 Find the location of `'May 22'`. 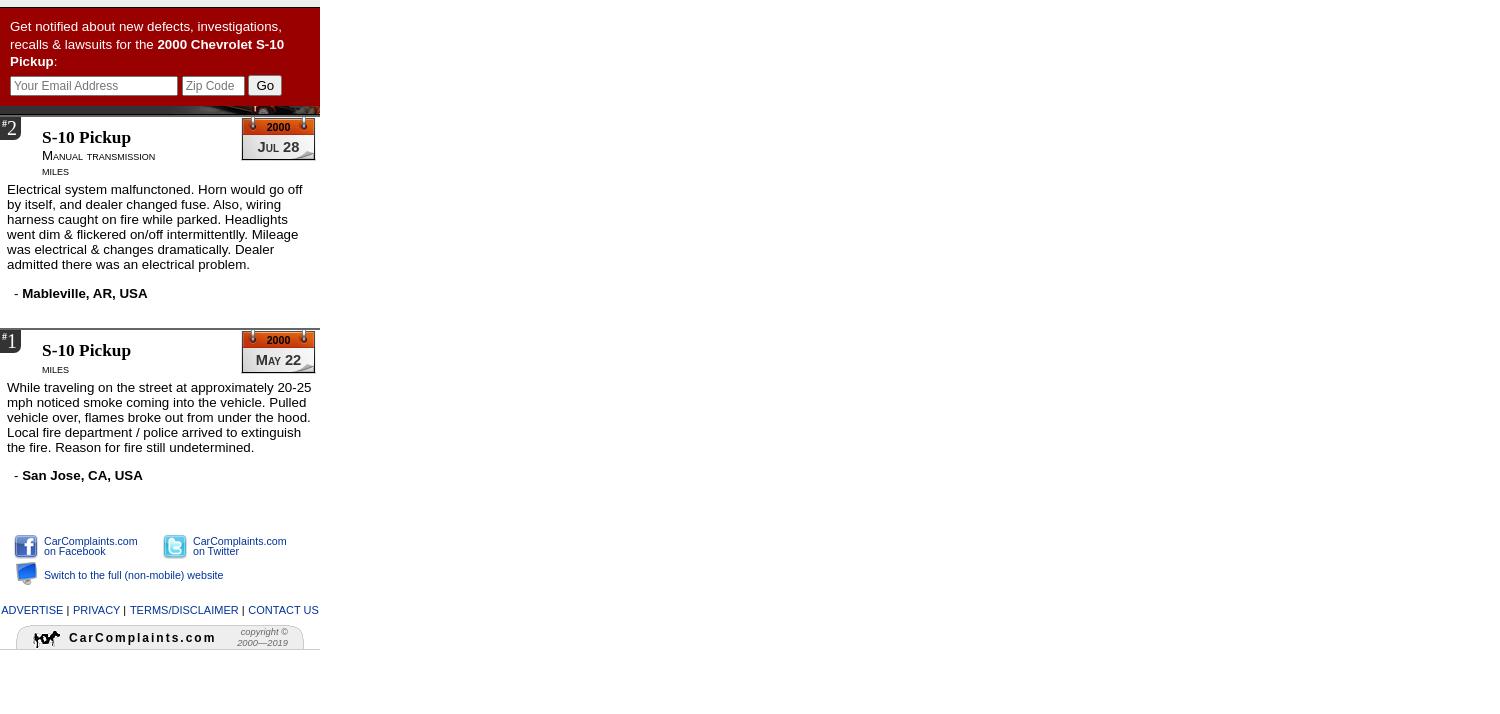

'May 22' is located at coordinates (277, 358).